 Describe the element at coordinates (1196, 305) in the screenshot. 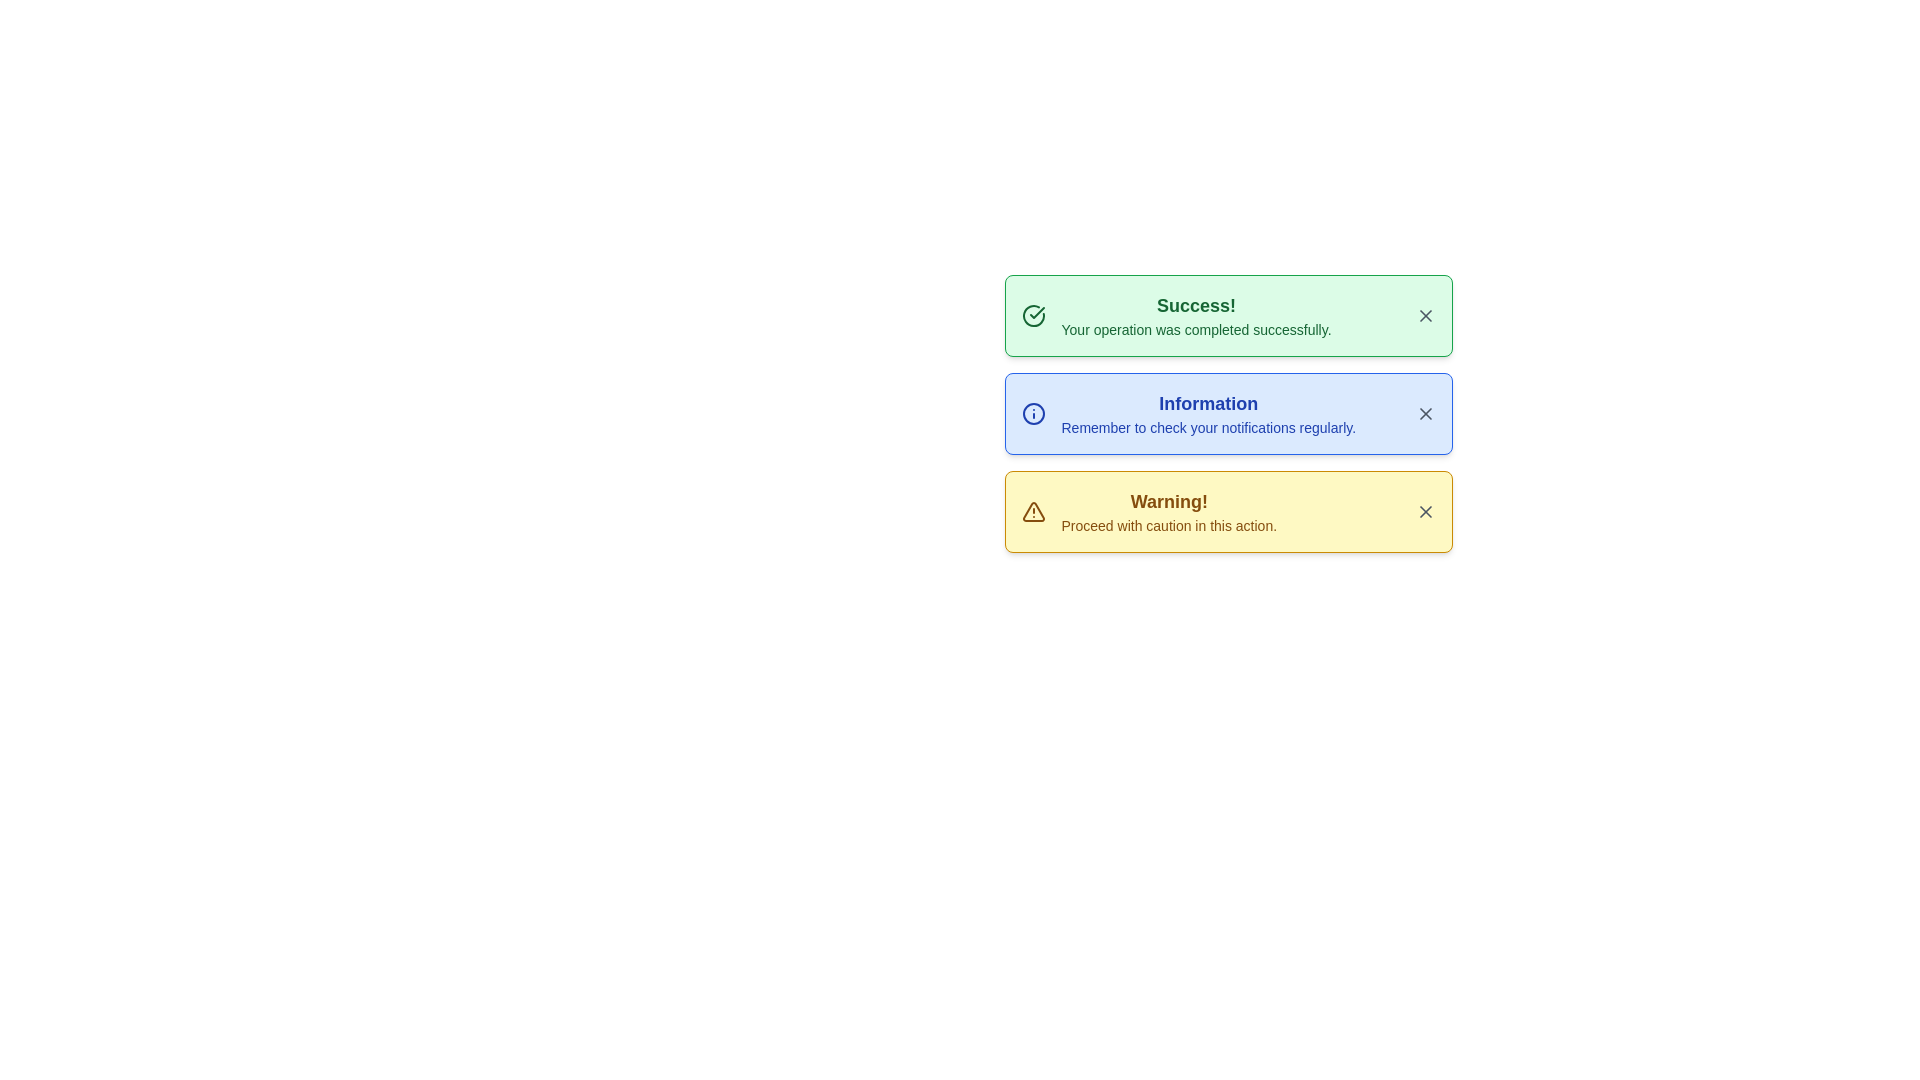

I see `the type of message based on its content` at that location.